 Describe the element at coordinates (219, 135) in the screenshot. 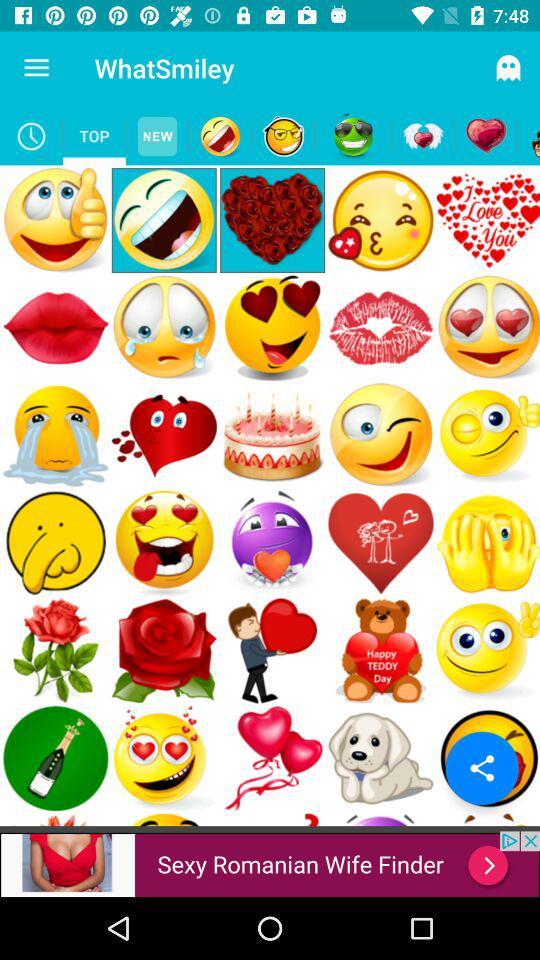

I see `emoji section` at that location.